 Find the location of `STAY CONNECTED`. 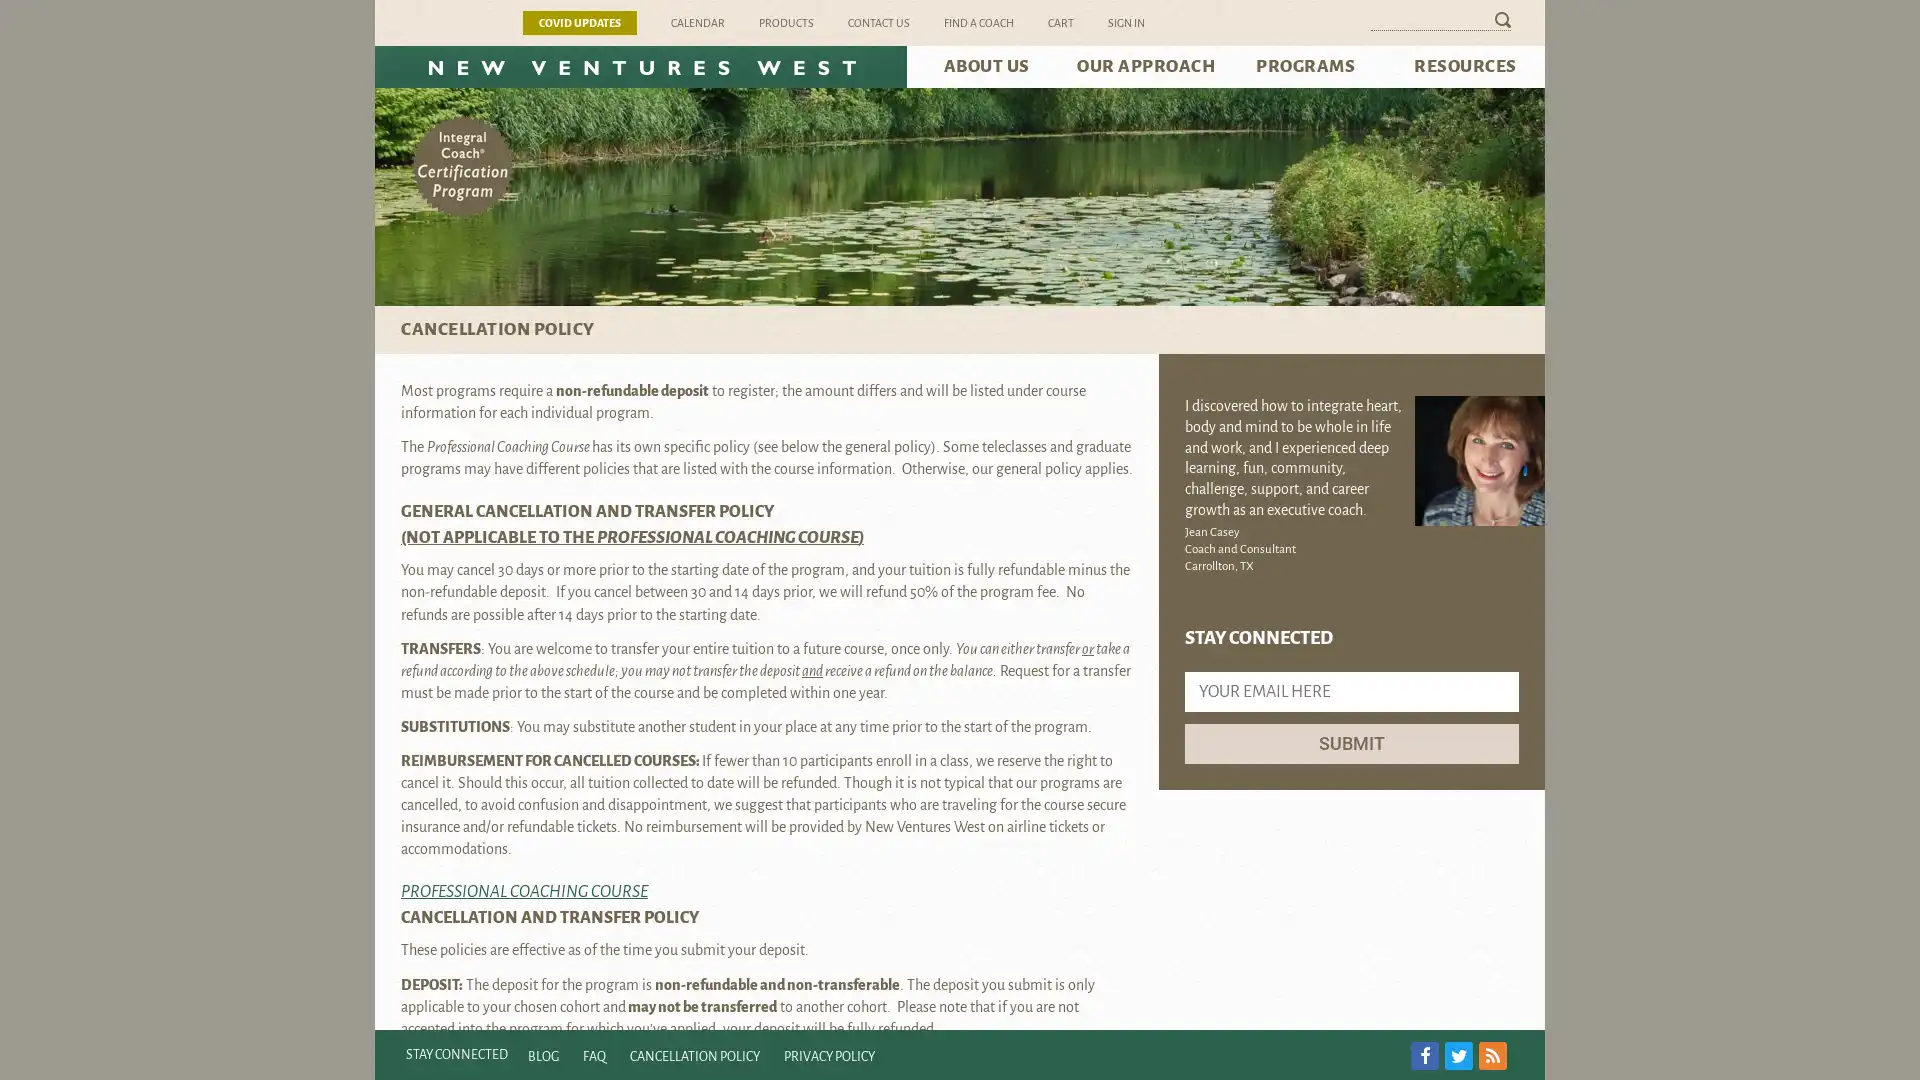

STAY CONNECTED is located at coordinates (455, 1054).